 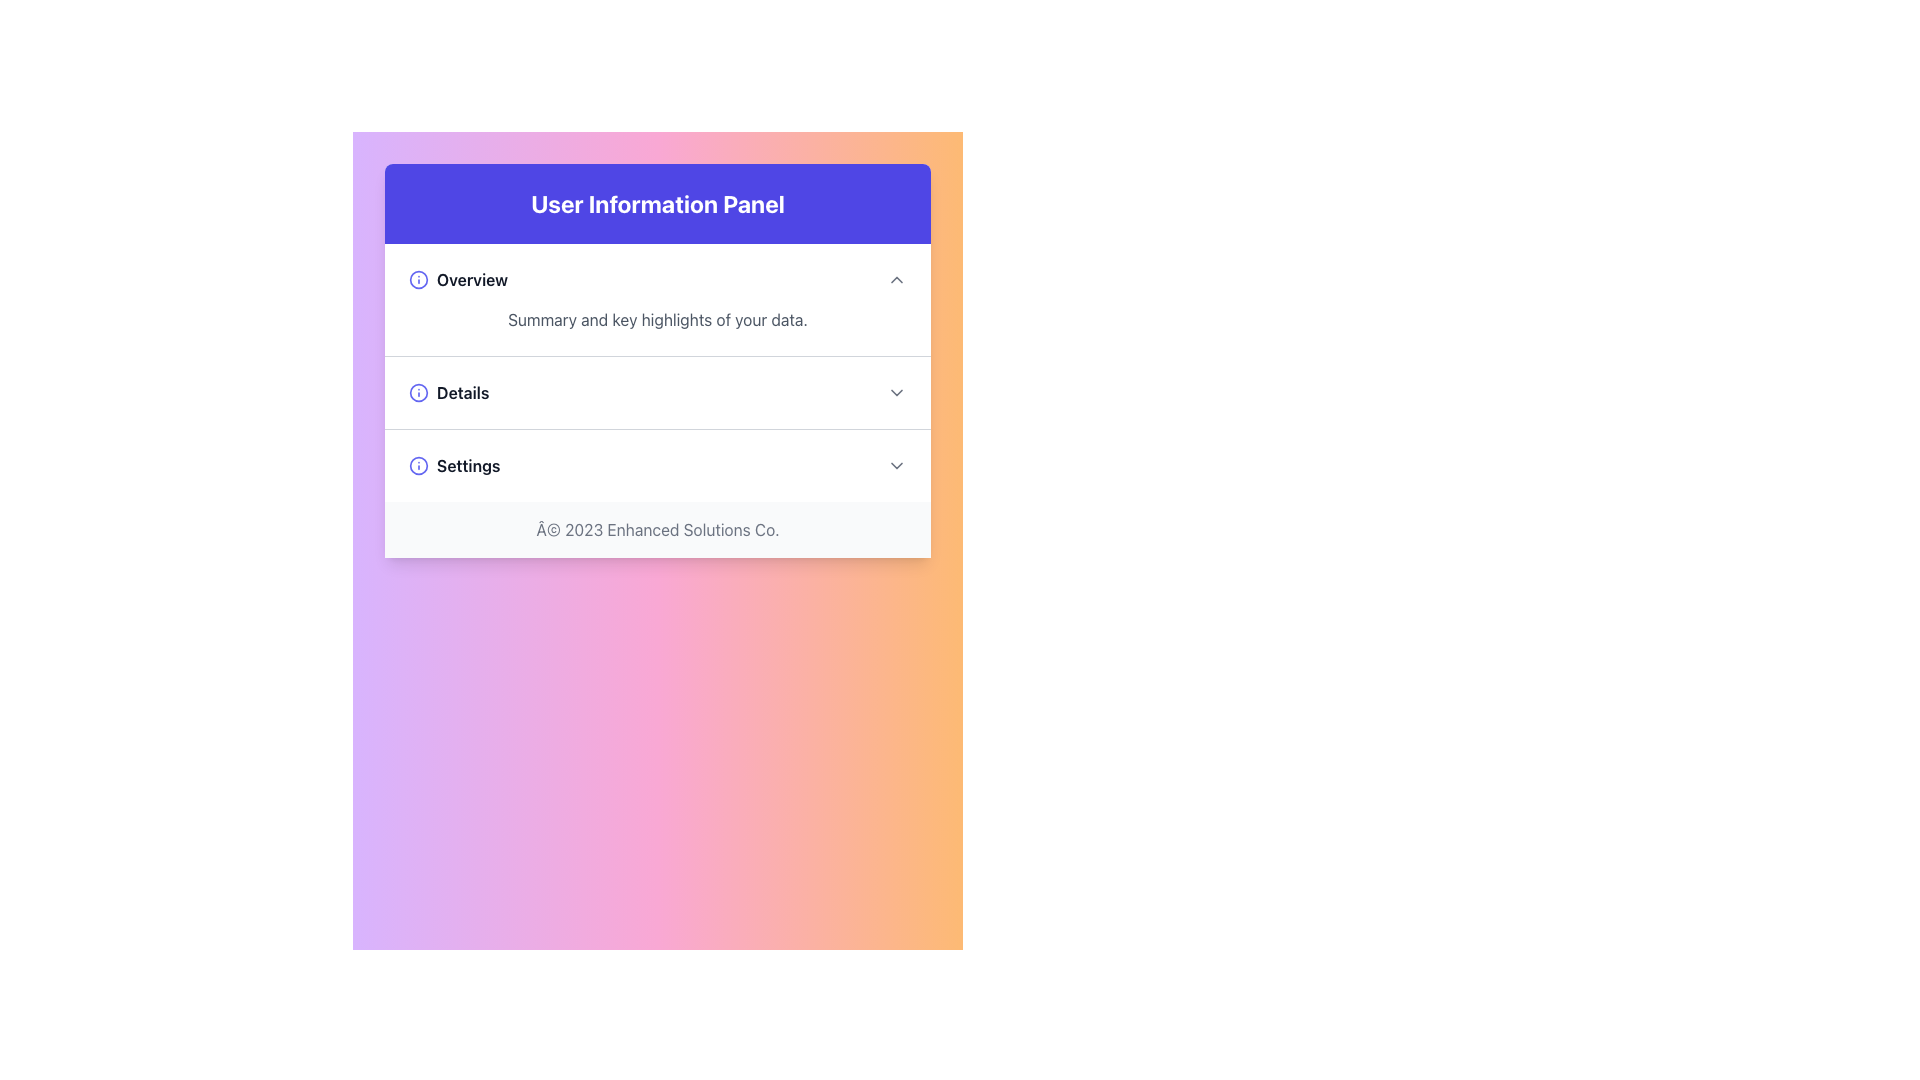 What do you see at coordinates (417, 466) in the screenshot?
I see `the circular vector shape that is part of the illustrative icon located to the left of the 'Overview' label in the 'User Information Panel'` at bounding box center [417, 466].